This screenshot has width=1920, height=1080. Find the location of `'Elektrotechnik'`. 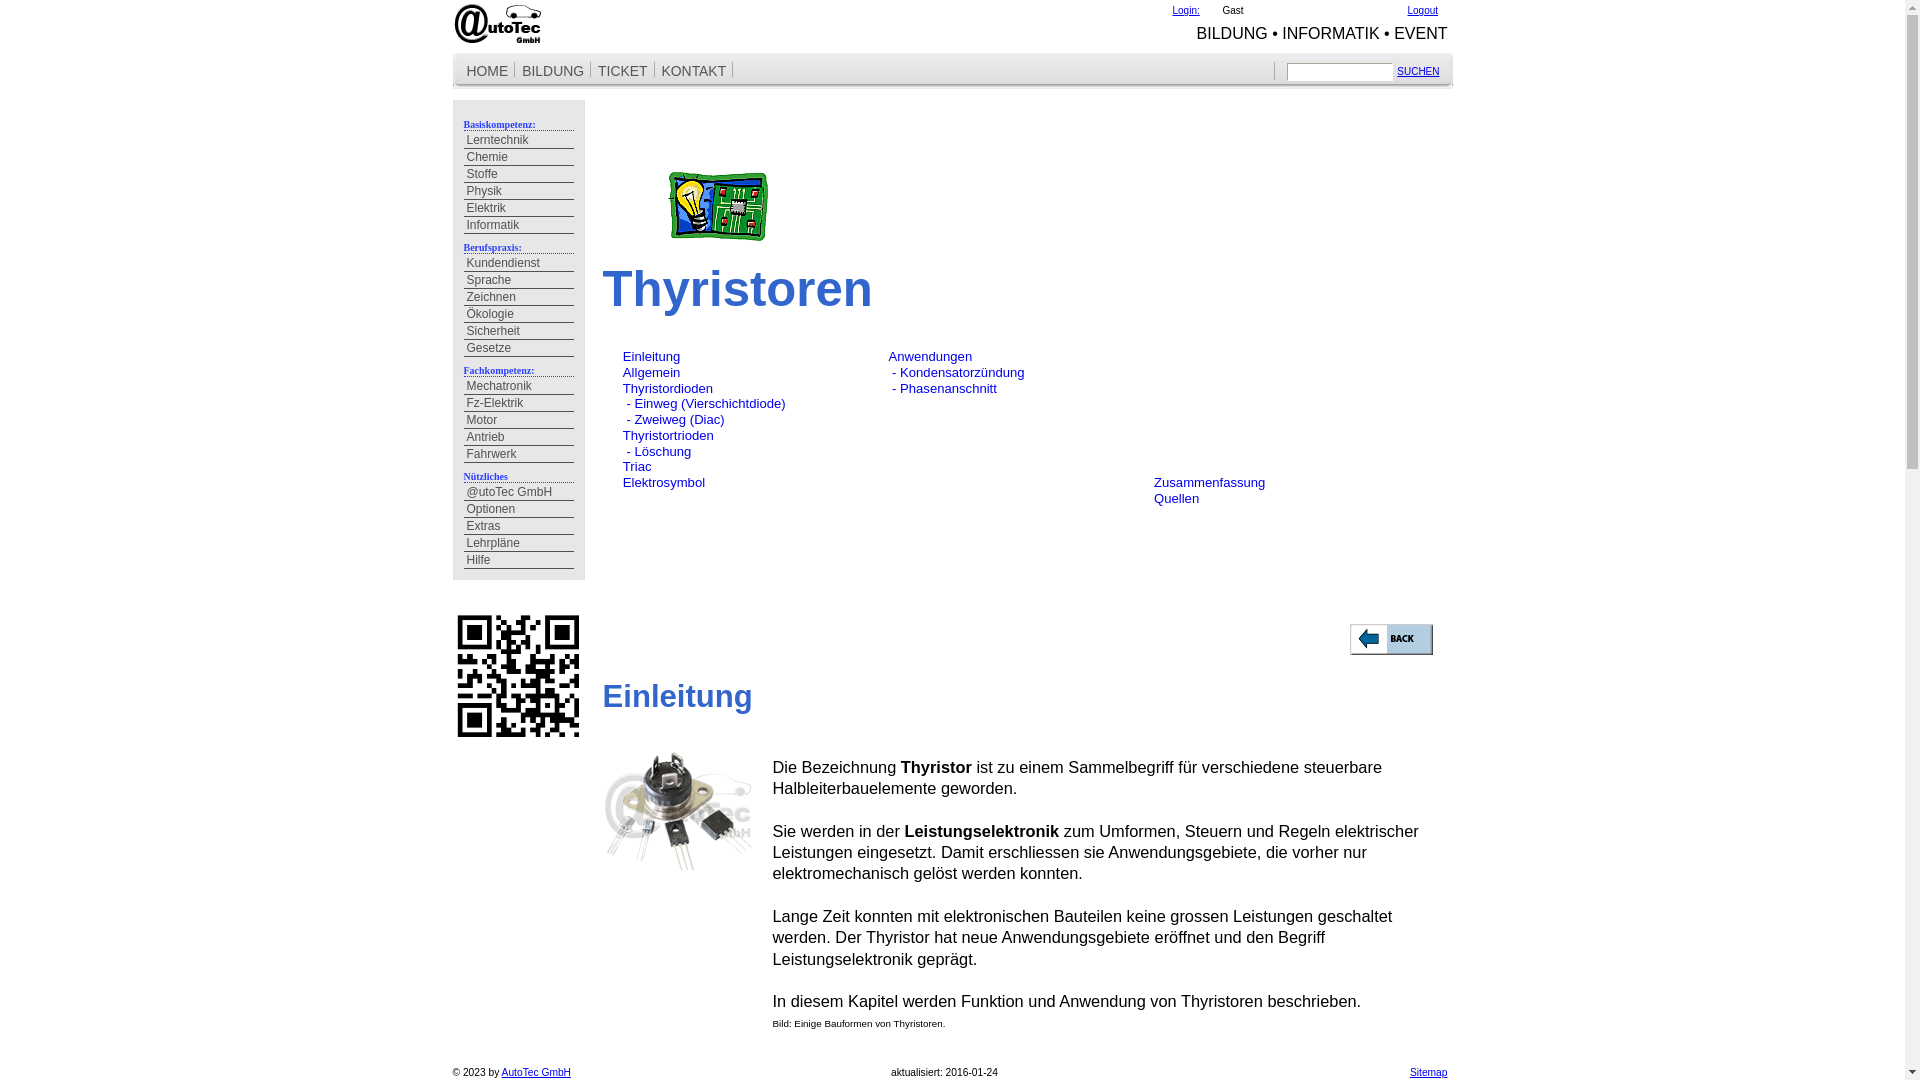

'Elektrotechnik' is located at coordinates (718, 206).